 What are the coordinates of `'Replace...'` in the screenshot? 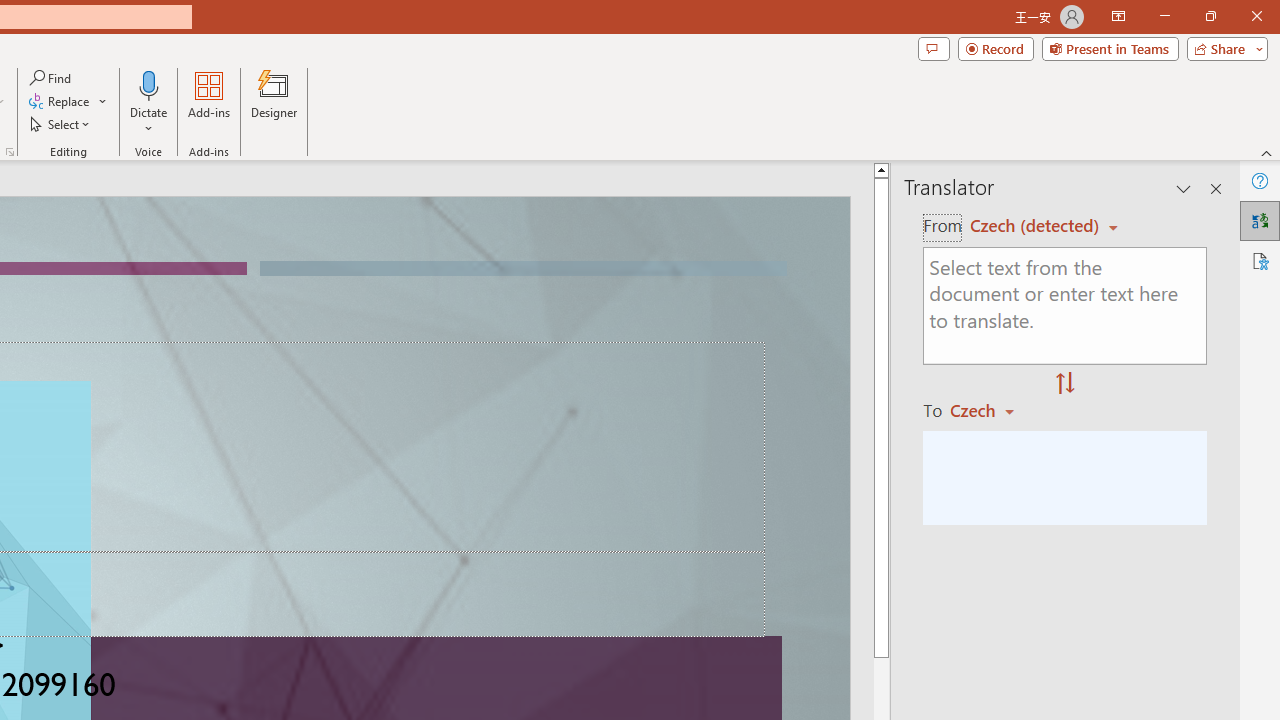 It's located at (60, 101).